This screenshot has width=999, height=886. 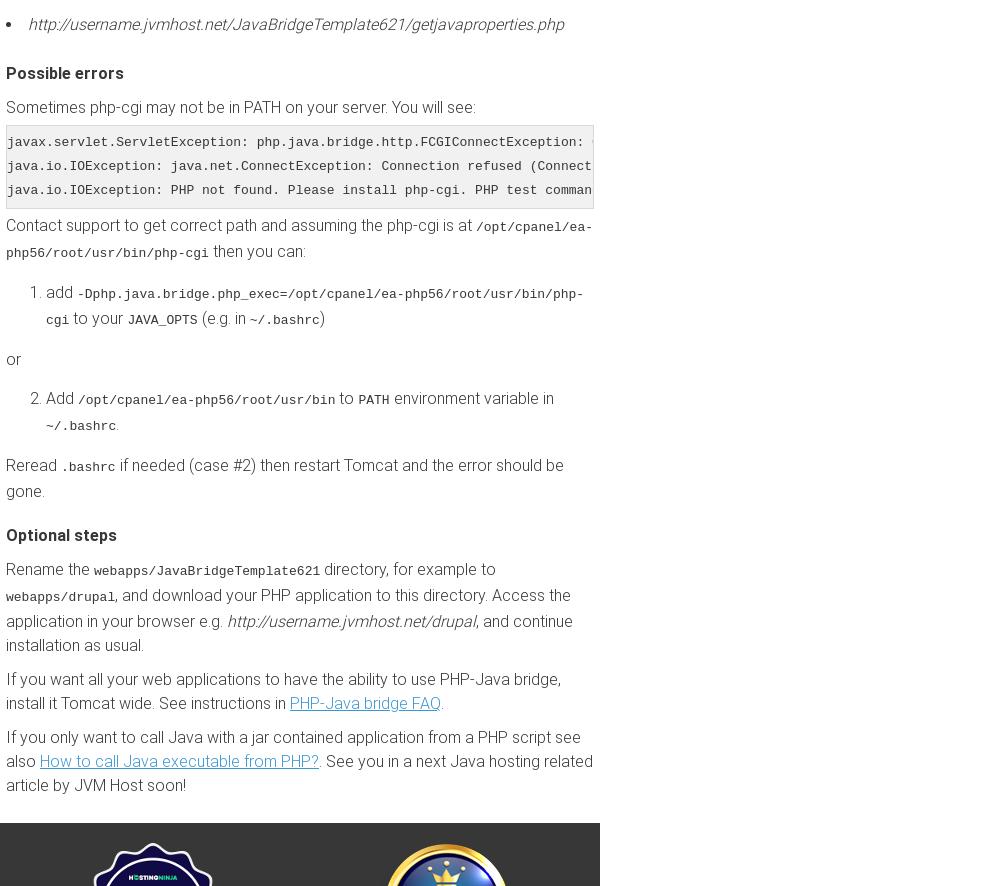 What do you see at coordinates (292, 749) in the screenshot?
I see `'If you only want to call Java with a jar contained application from a PHP script see also'` at bounding box center [292, 749].